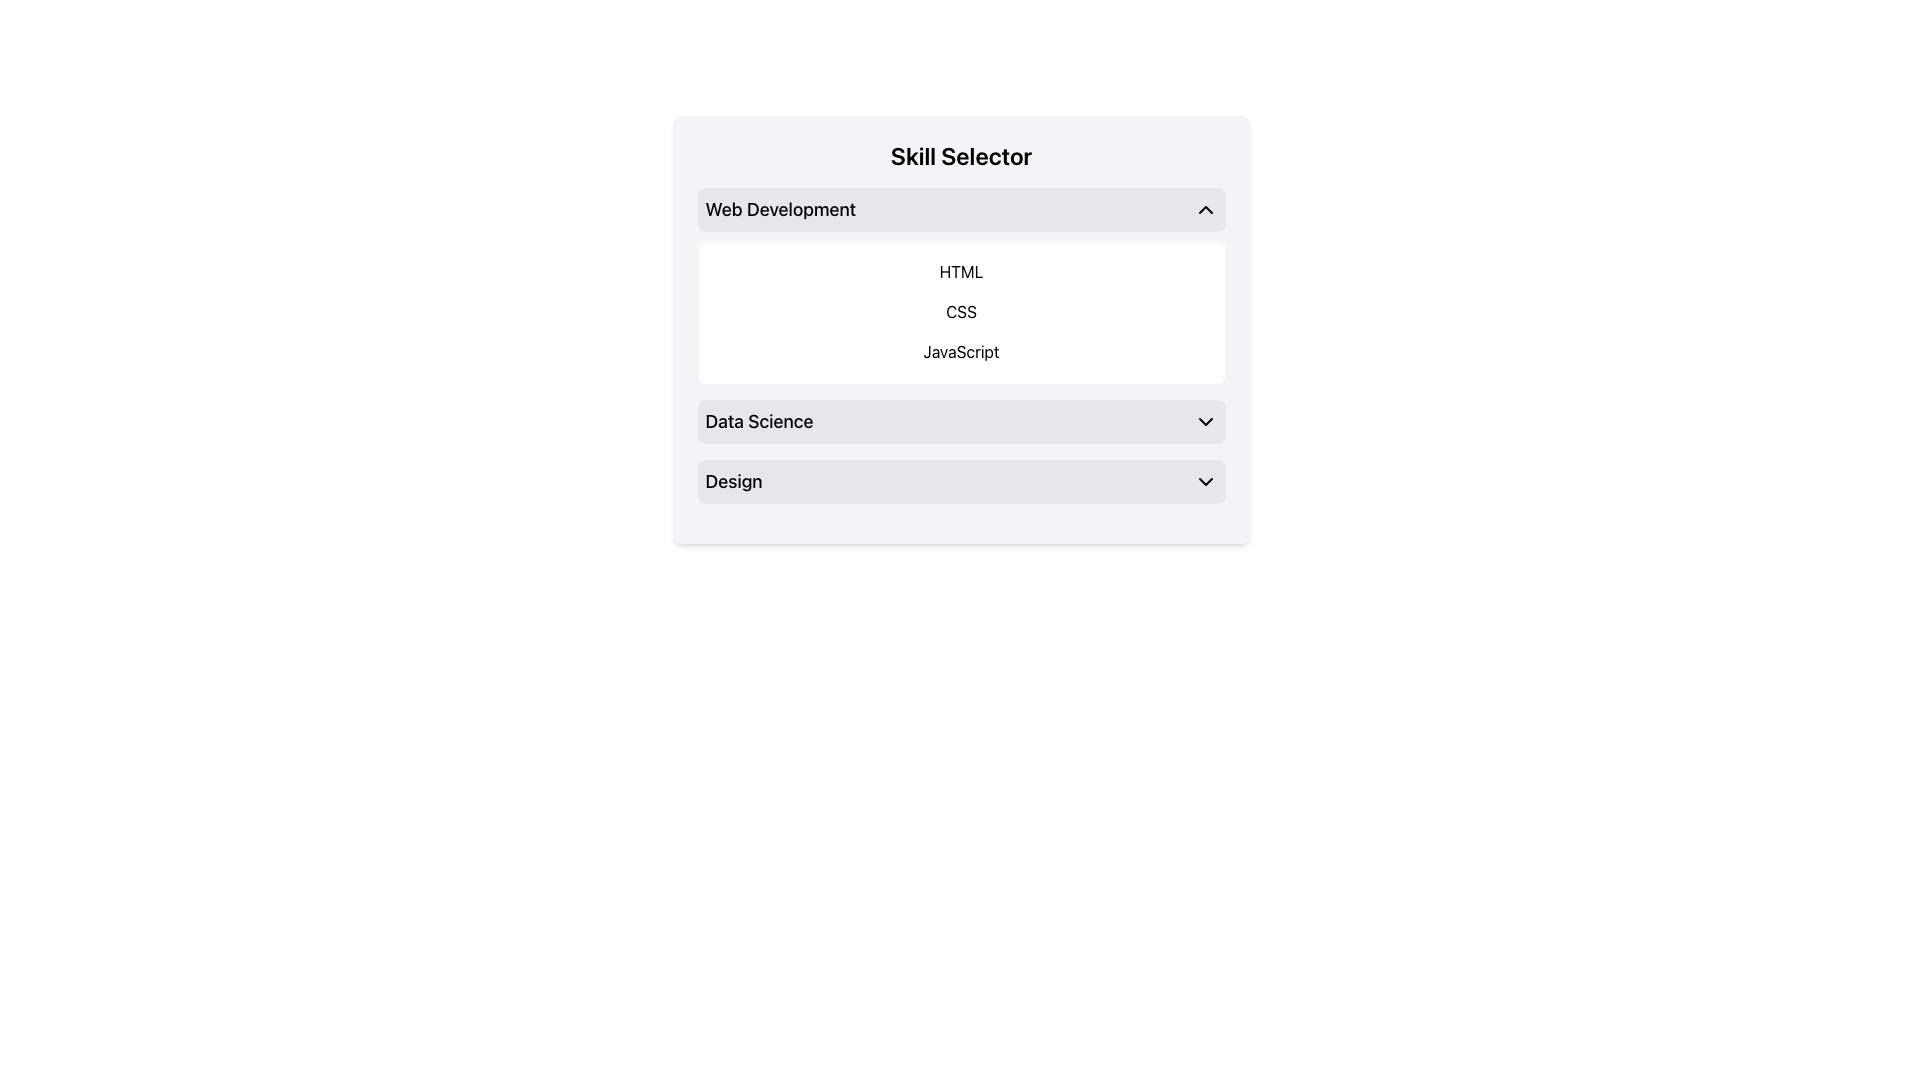  Describe the element at coordinates (961, 350) in the screenshot. I see `the Static Text Label element displaying 'JavaScript' located in the 'Skill Selector' section, which is the last item in the list of technologies` at that location.